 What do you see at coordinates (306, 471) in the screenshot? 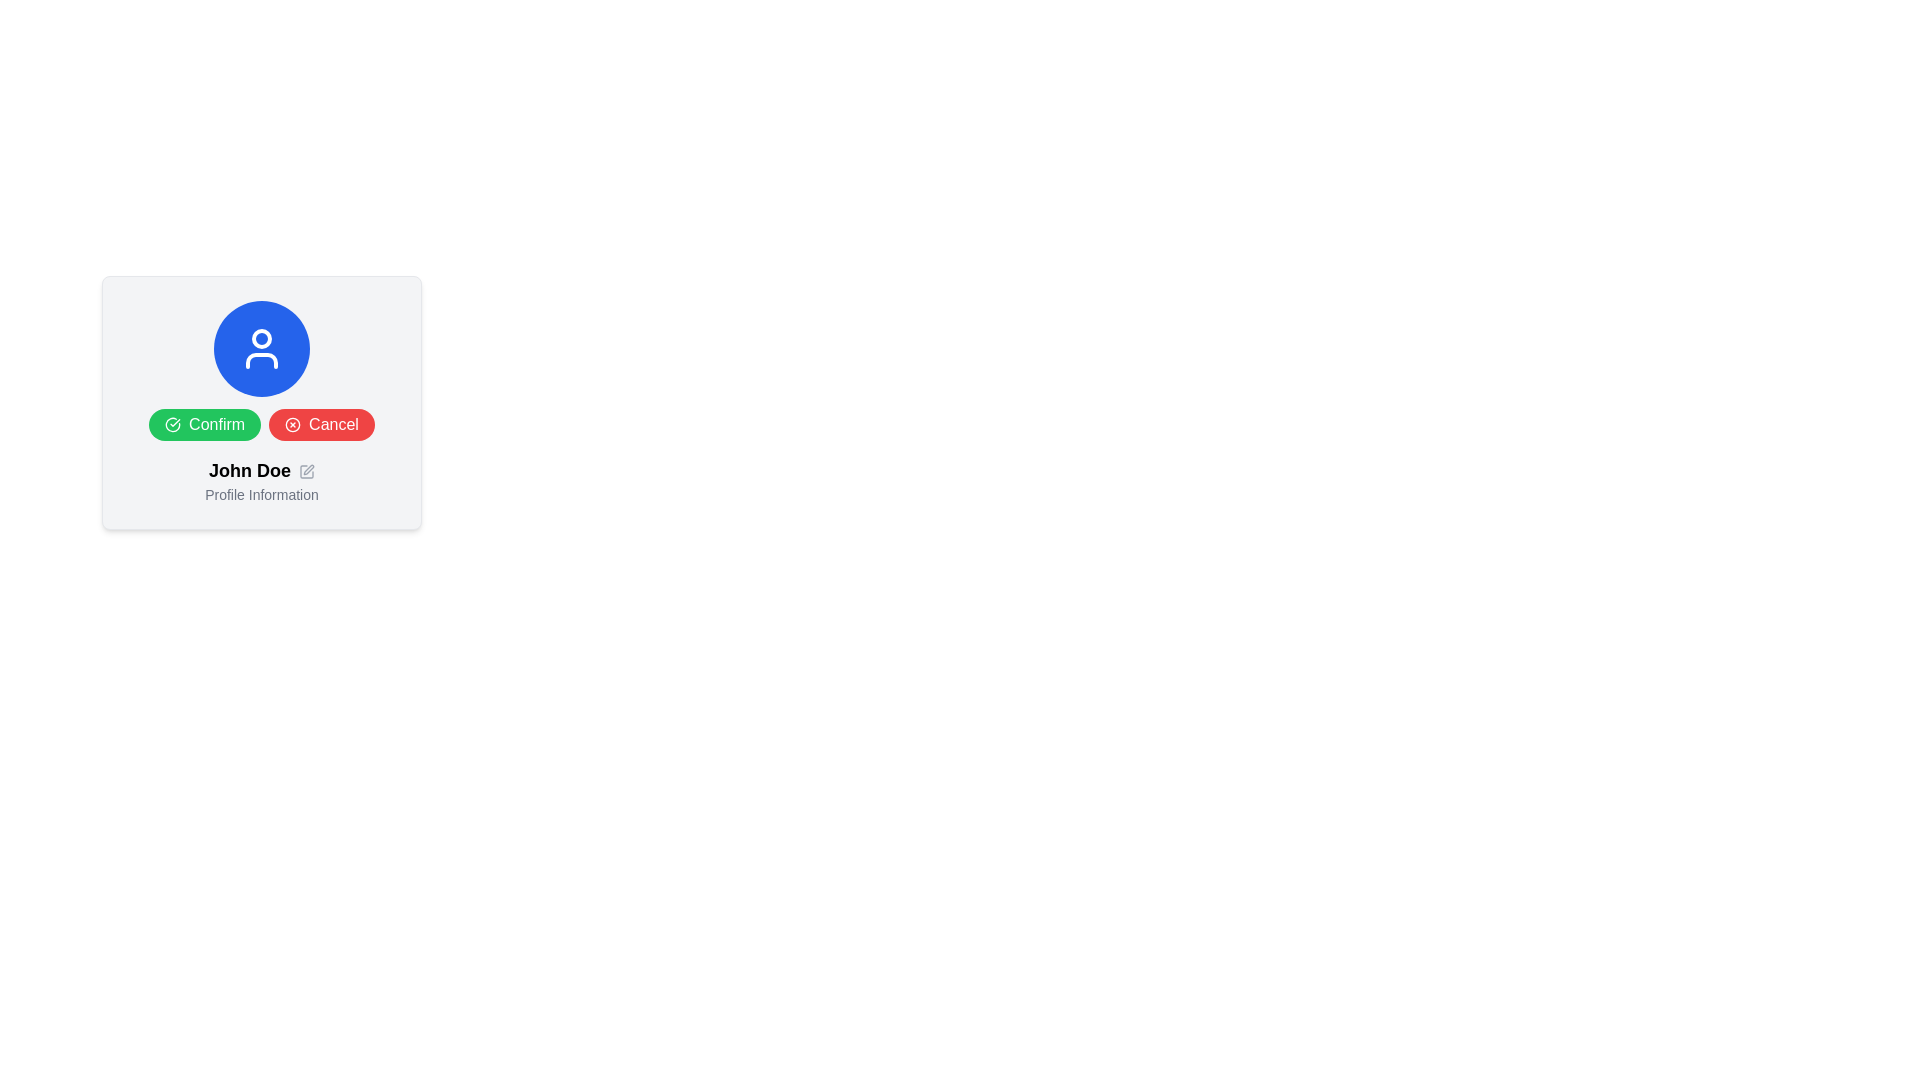
I see `the small edit icon button, which is a light gray square-outline with a pen sketch, located immediately to the right of the text 'John Doe'` at bounding box center [306, 471].